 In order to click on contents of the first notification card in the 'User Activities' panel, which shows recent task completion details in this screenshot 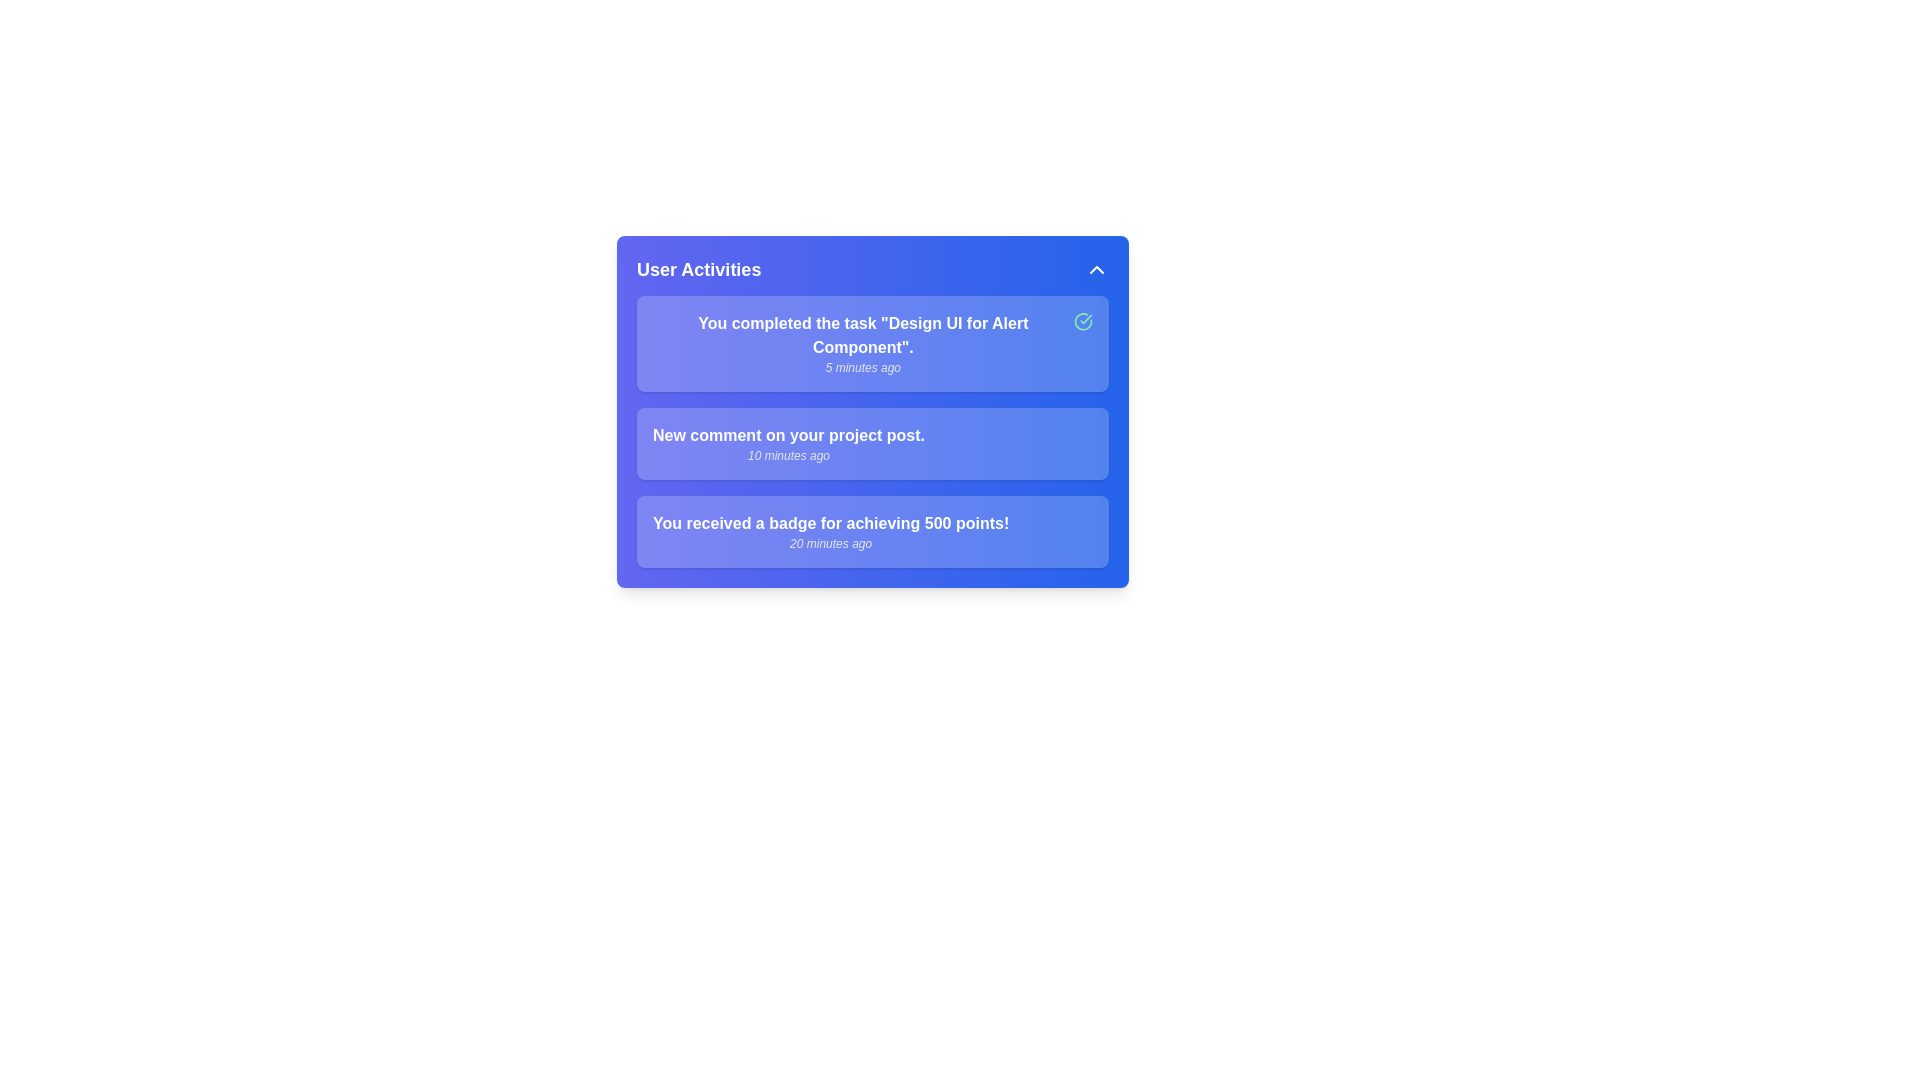, I will do `click(873, 342)`.